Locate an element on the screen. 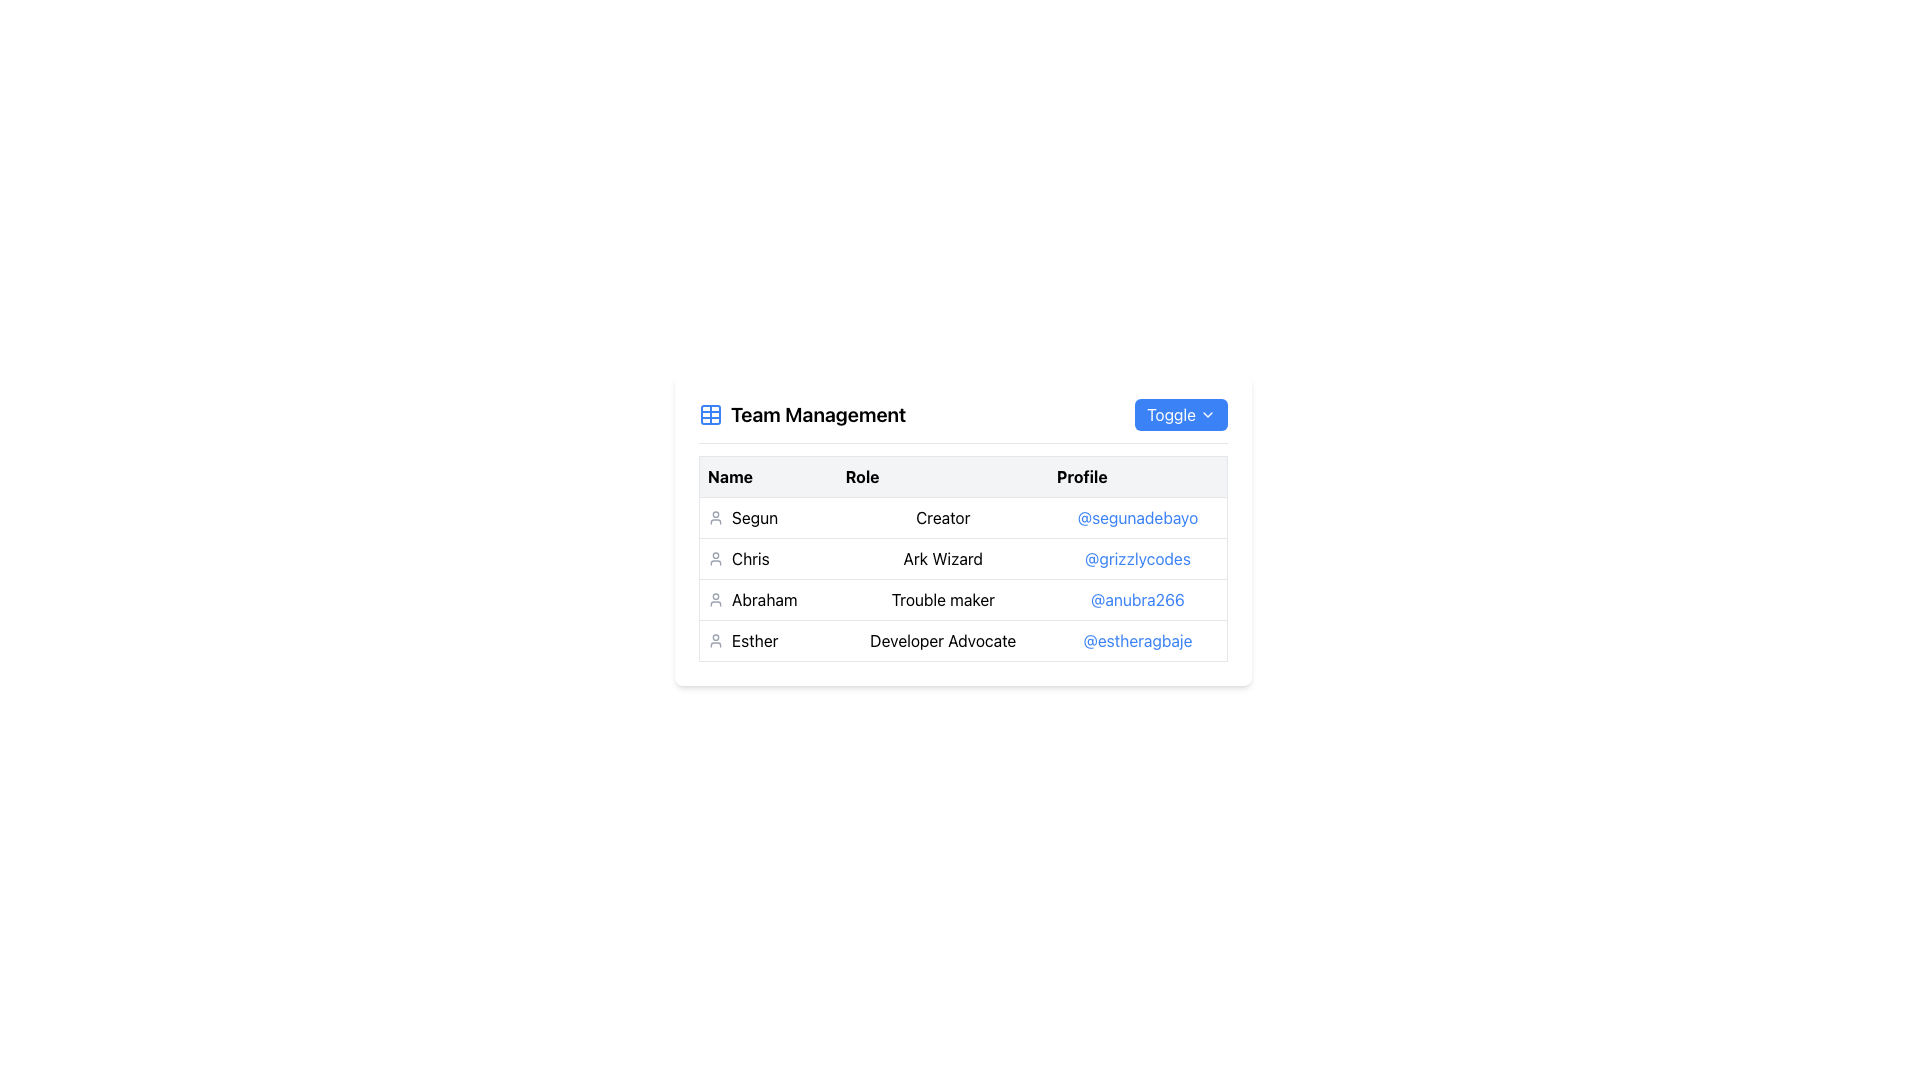 This screenshot has height=1080, width=1920. the hyperlink in the fourth row of the 'Profile' column, located to the right of the 'Developer Advocate' text is located at coordinates (1138, 640).